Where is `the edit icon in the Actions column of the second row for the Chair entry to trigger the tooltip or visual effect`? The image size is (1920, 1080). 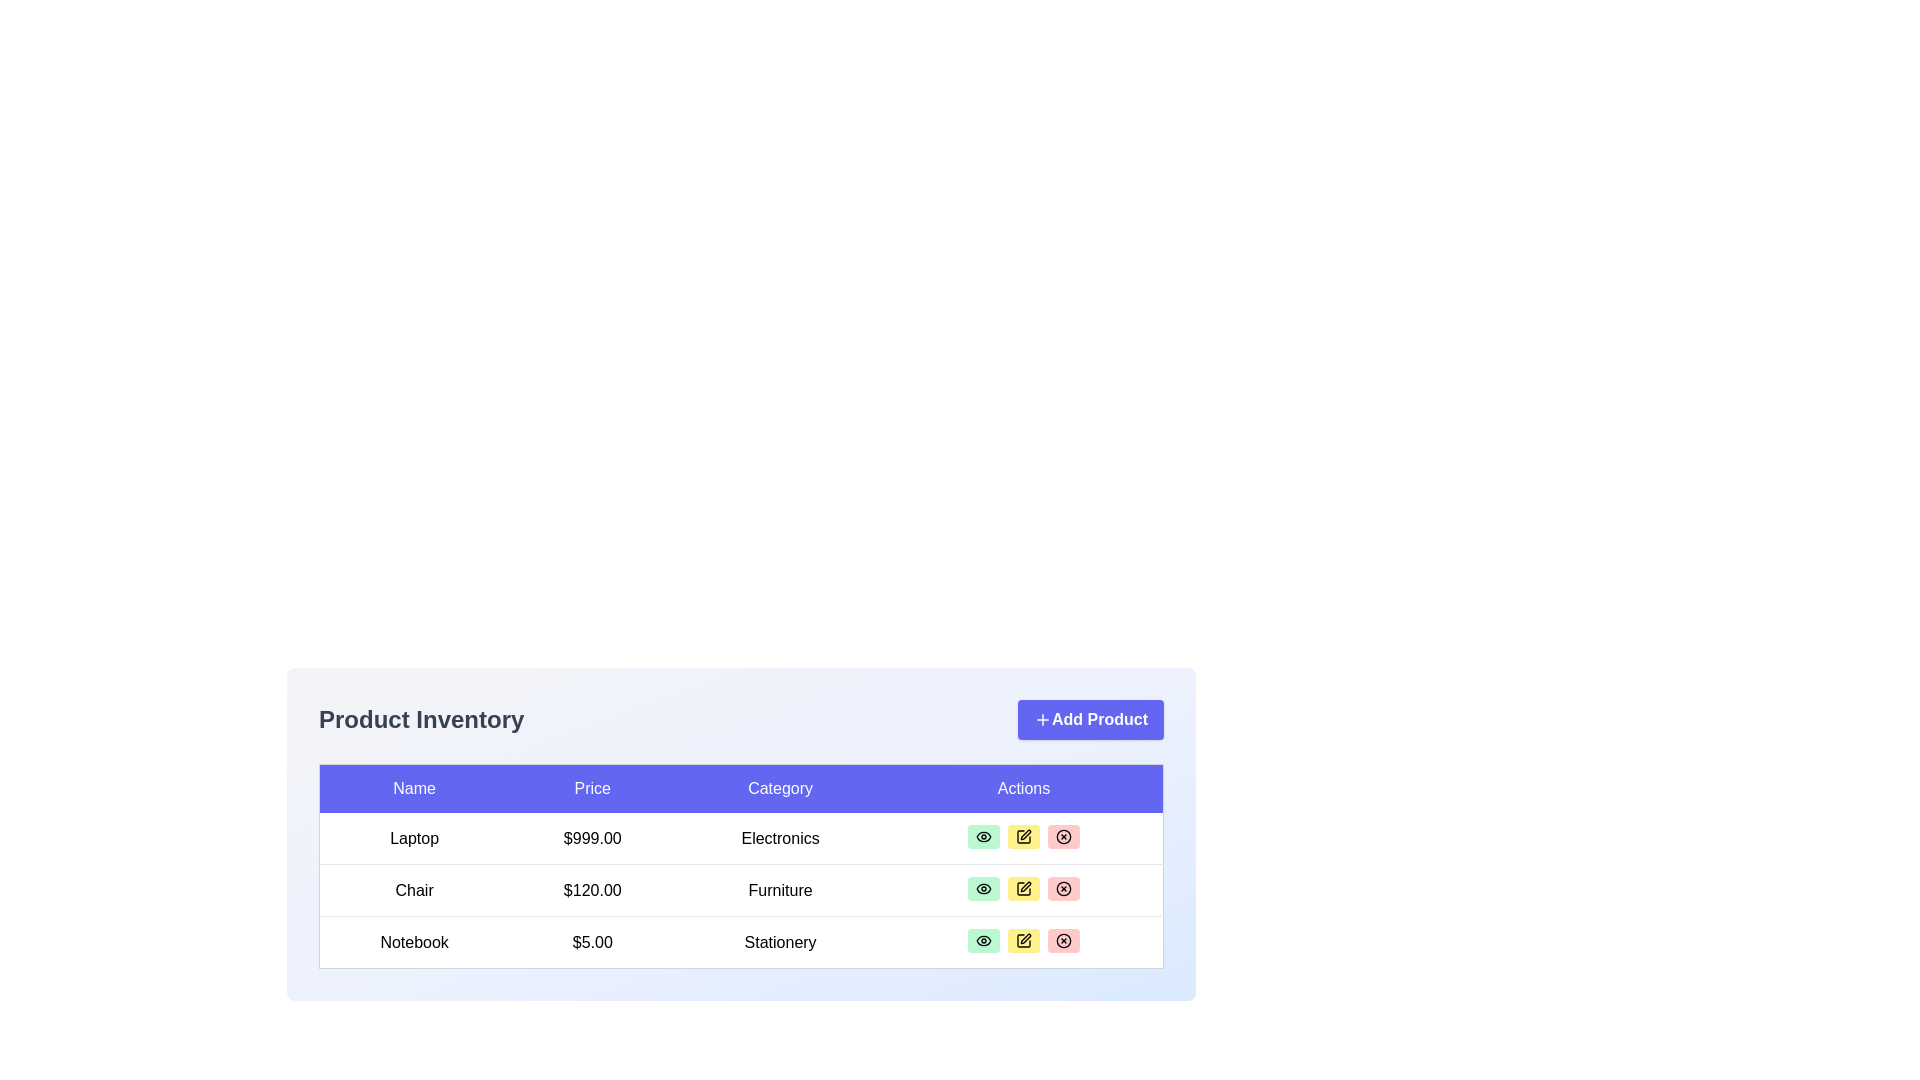 the edit icon in the Actions column of the second row for the Chair entry to trigger the tooltip or visual effect is located at coordinates (1025, 834).